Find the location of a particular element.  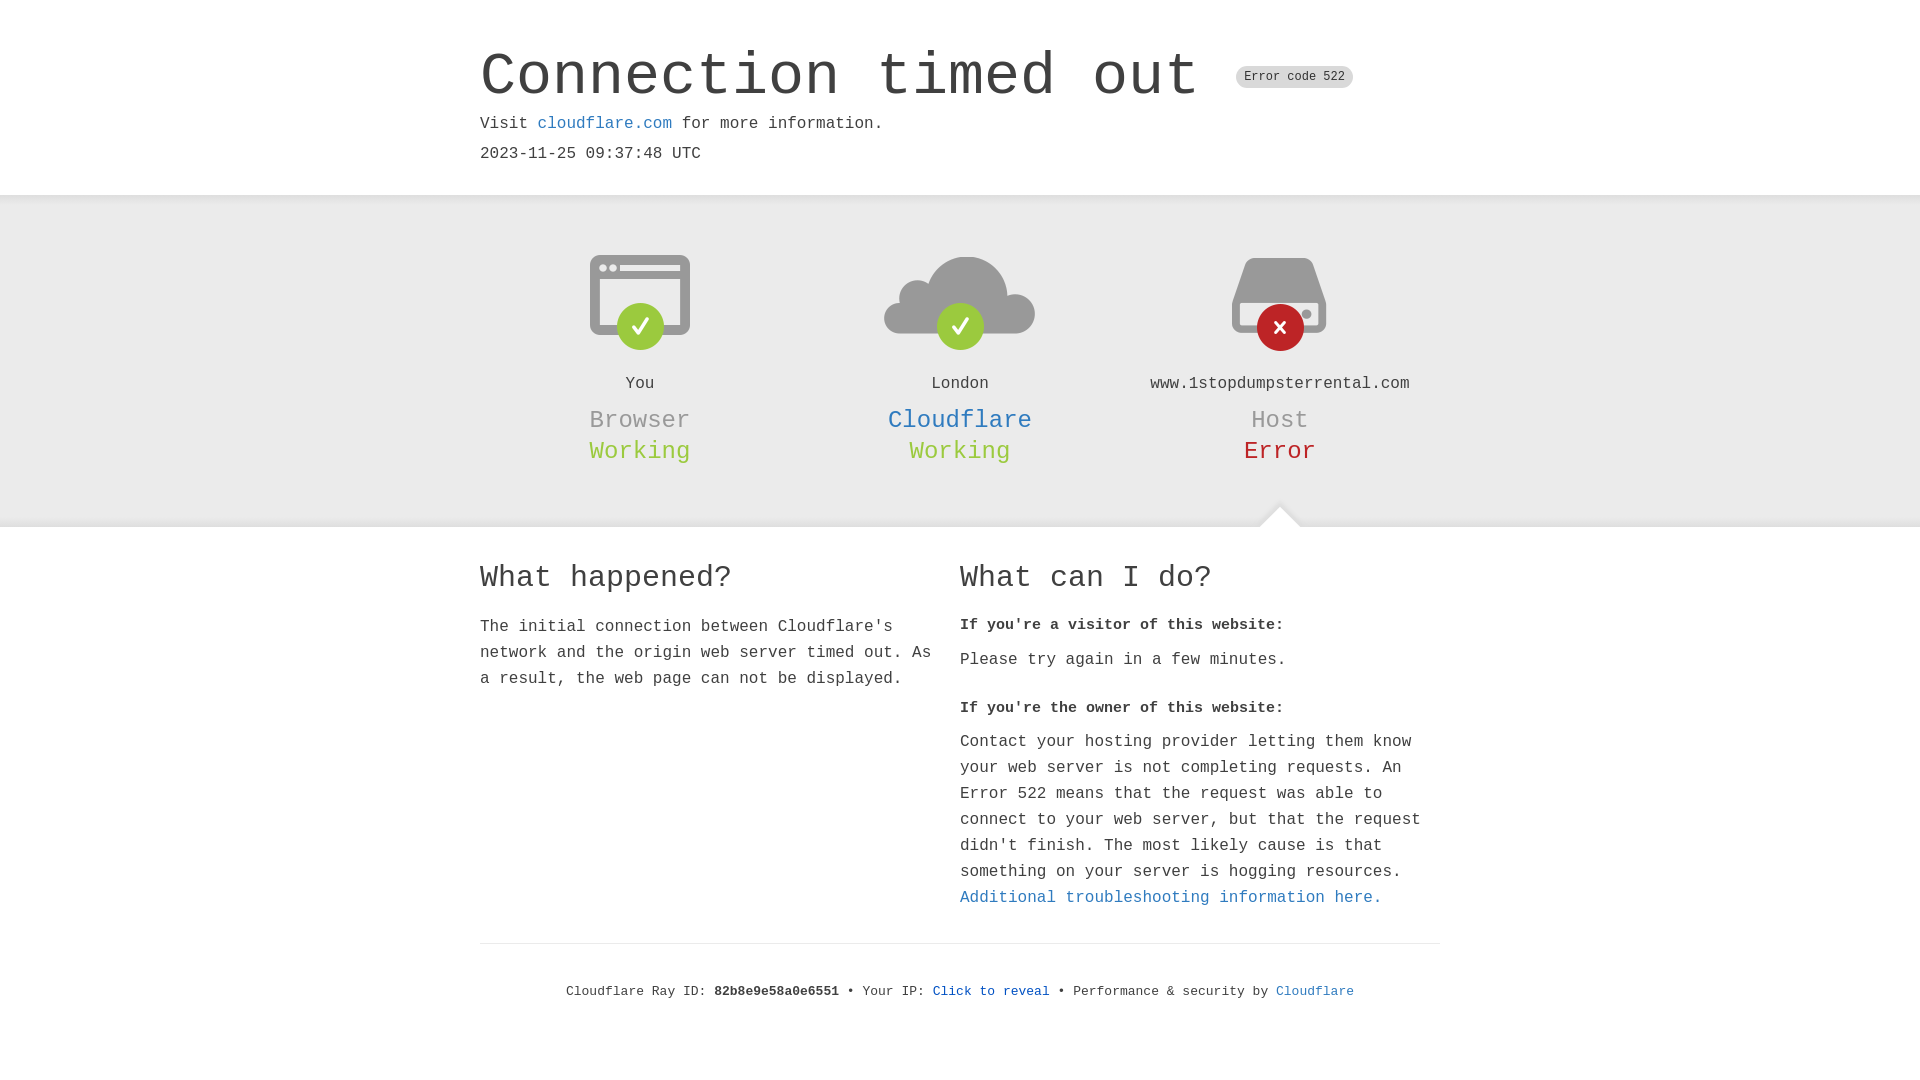

'Cloudflare' is located at coordinates (960, 419).